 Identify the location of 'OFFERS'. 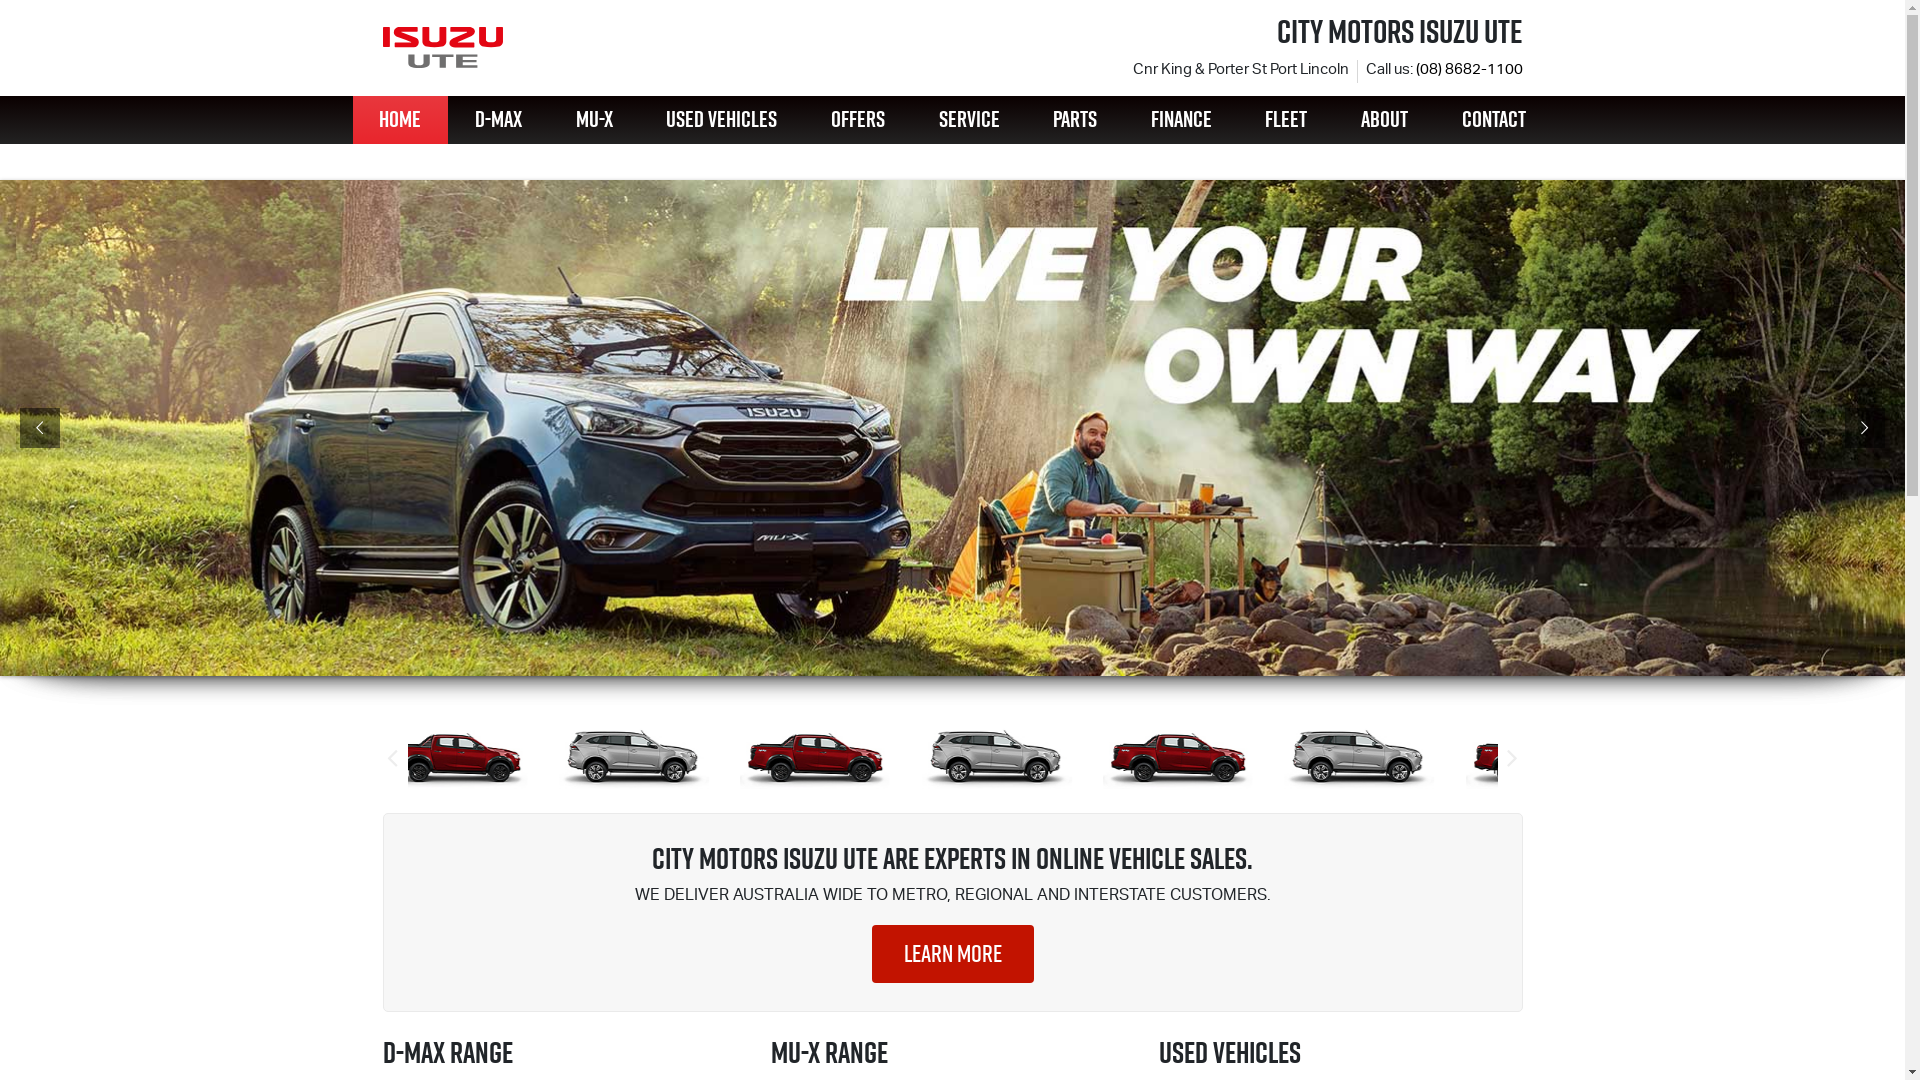
(858, 119).